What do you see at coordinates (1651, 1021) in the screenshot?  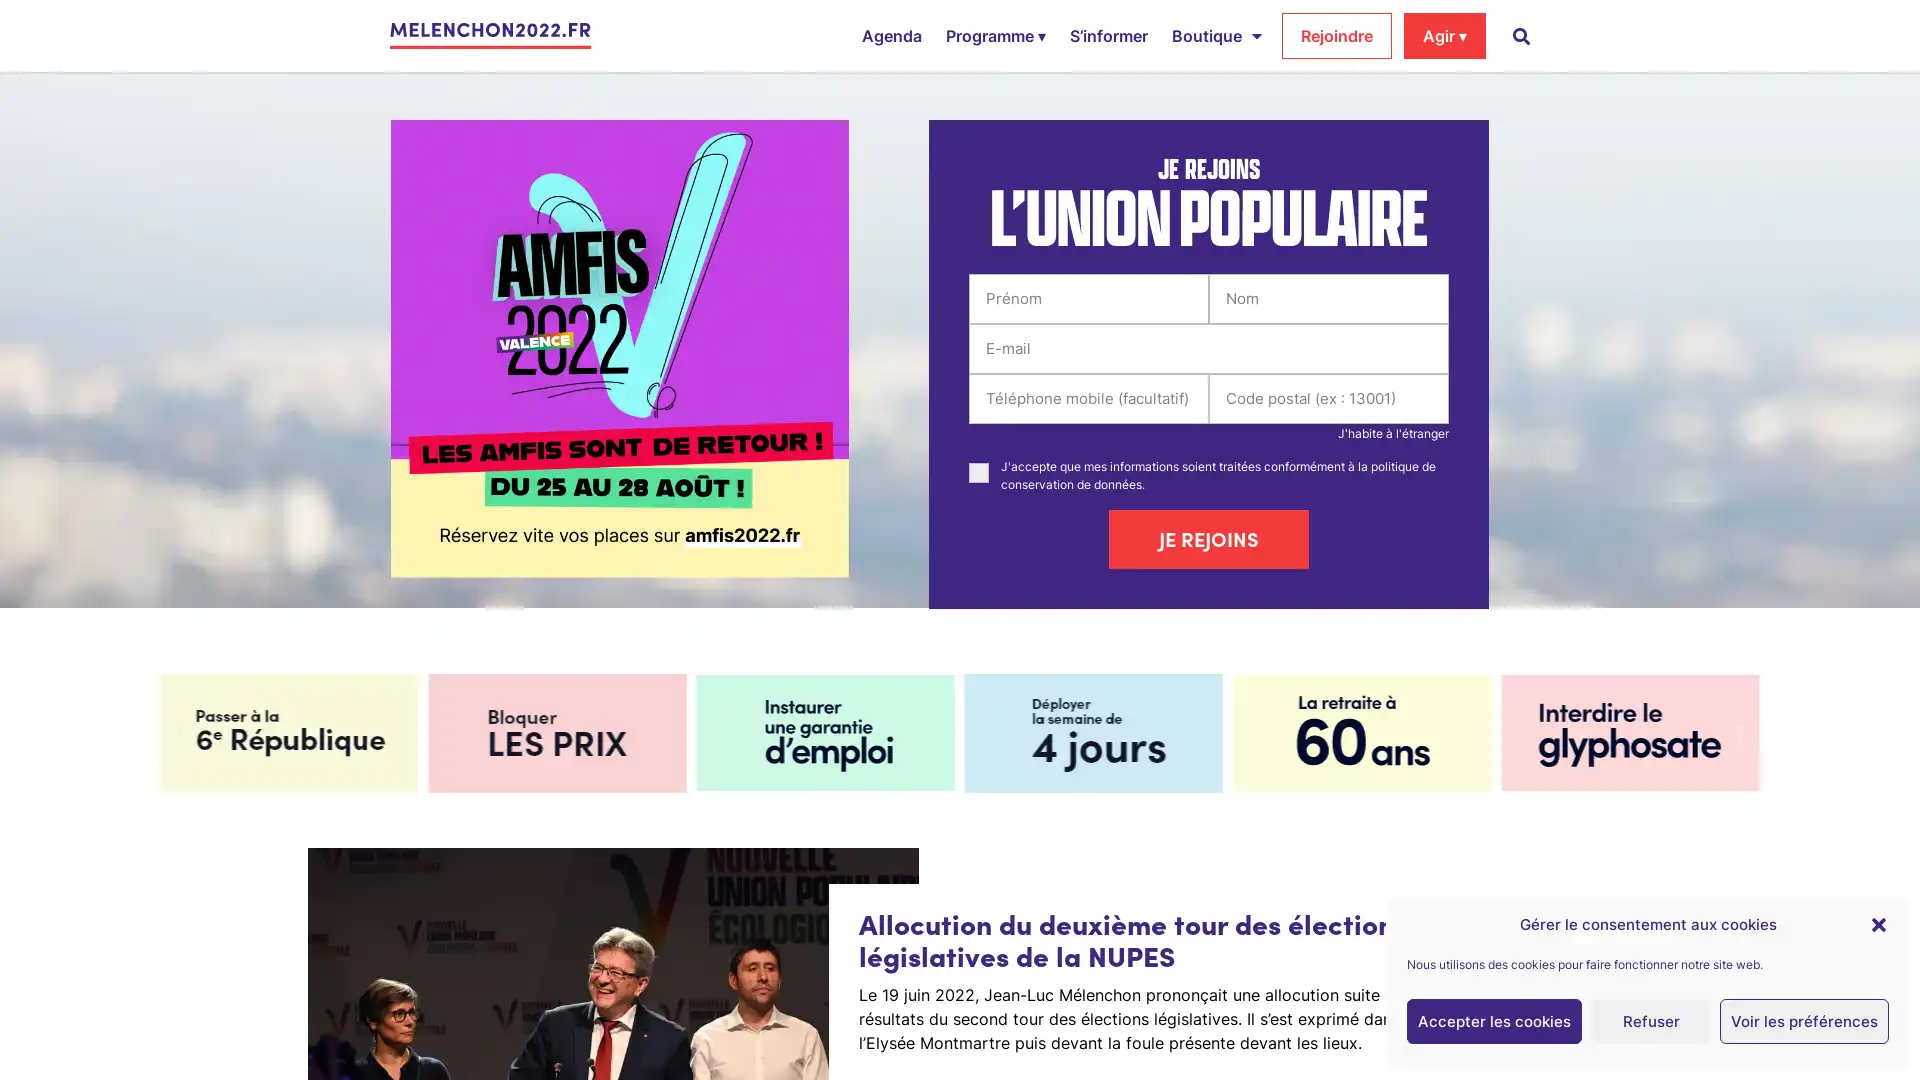 I see `Refuser` at bounding box center [1651, 1021].